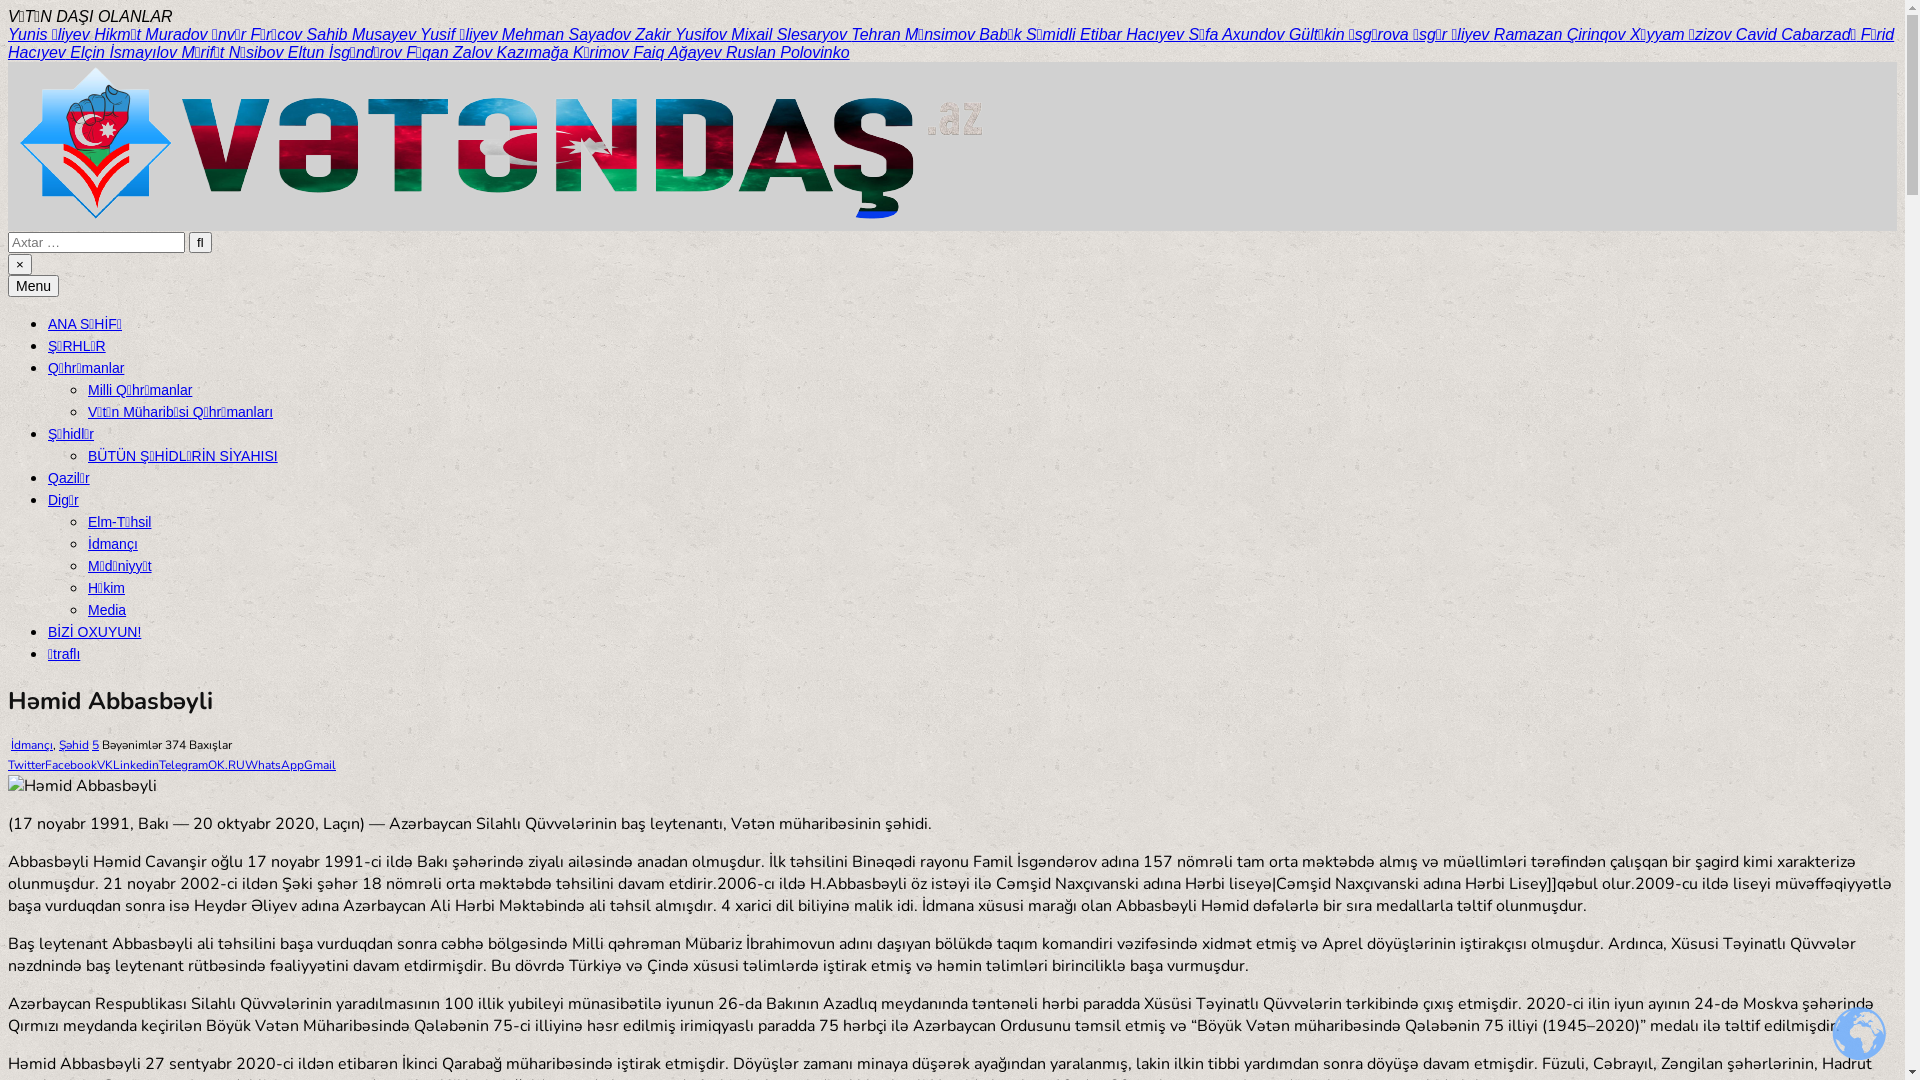  What do you see at coordinates (71, 764) in the screenshot?
I see `'Facebook'` at bounding box center [71, 764].